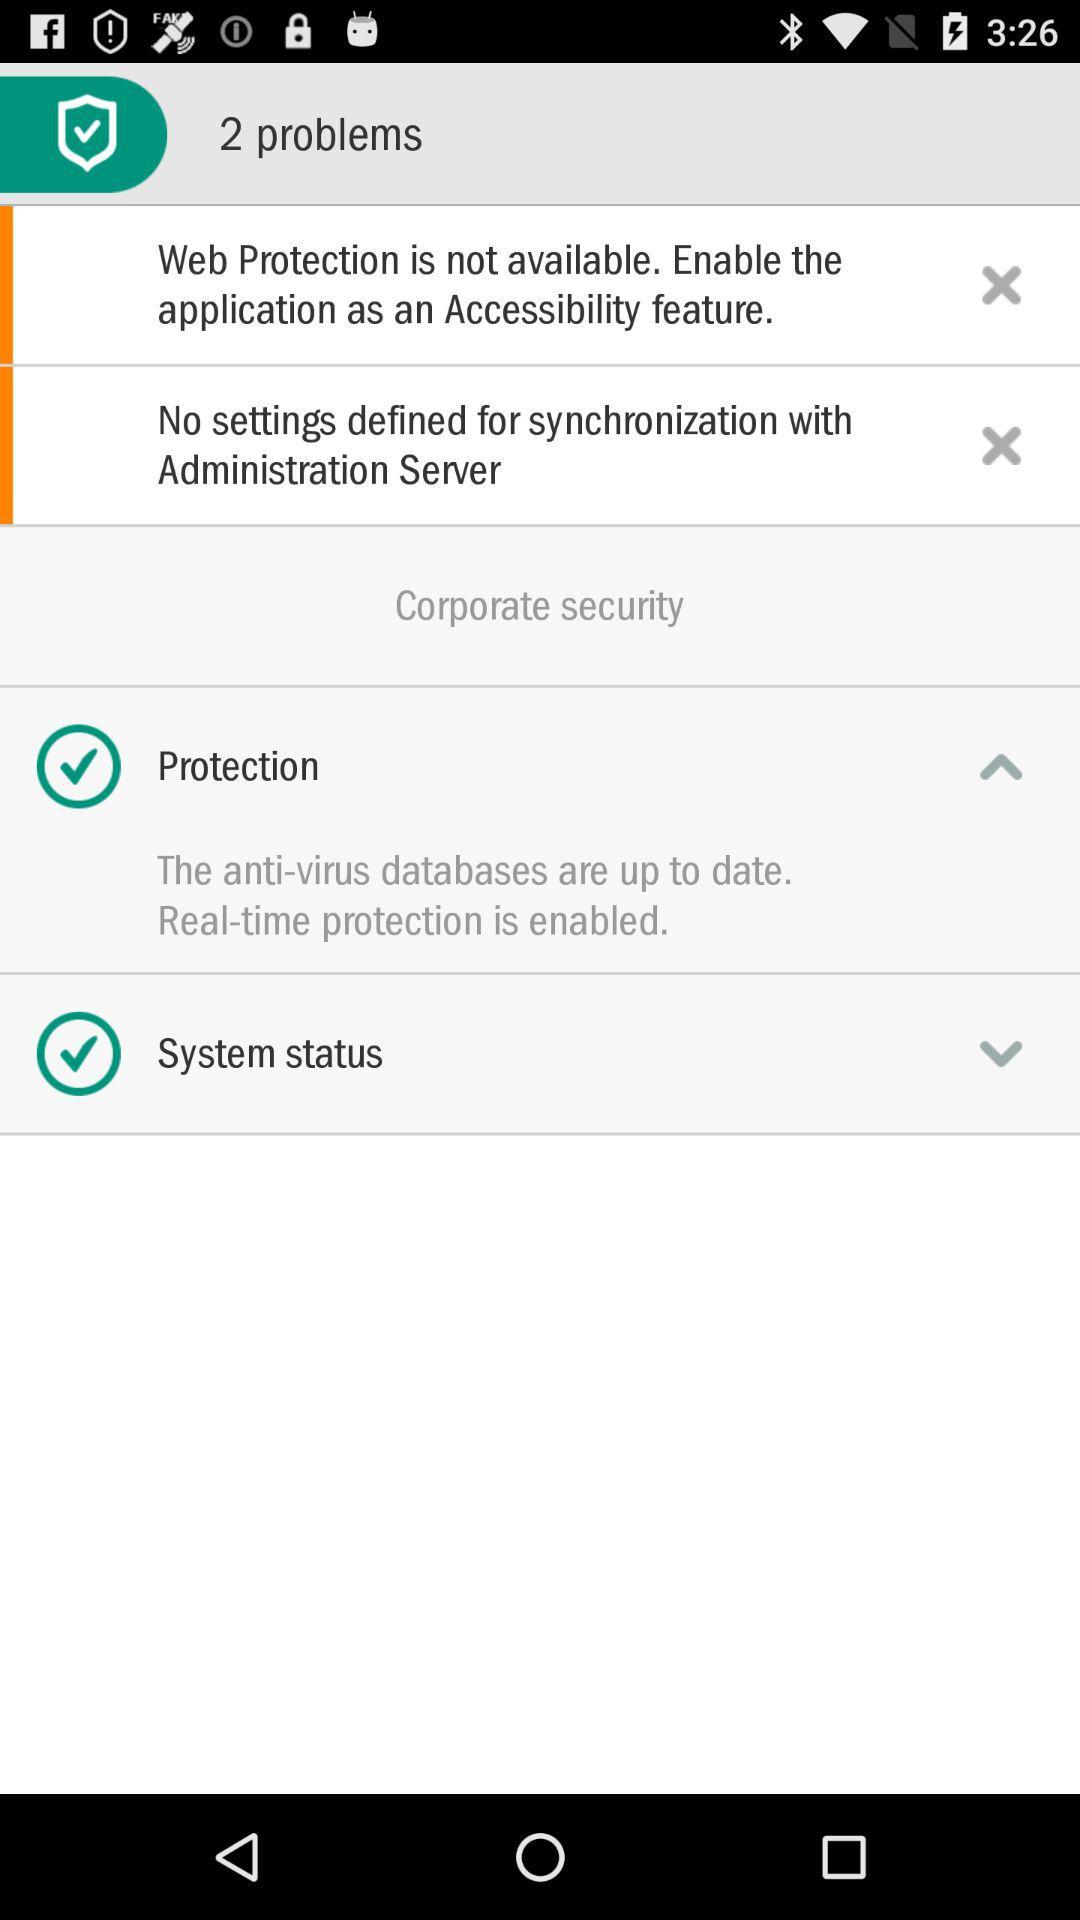 This screenshot has height=1920, width=1080. What do you see at coordinates (1001, 765) in the screenshot?
I see `minimize the protection dropdown` at bounding box center [1001, 765].